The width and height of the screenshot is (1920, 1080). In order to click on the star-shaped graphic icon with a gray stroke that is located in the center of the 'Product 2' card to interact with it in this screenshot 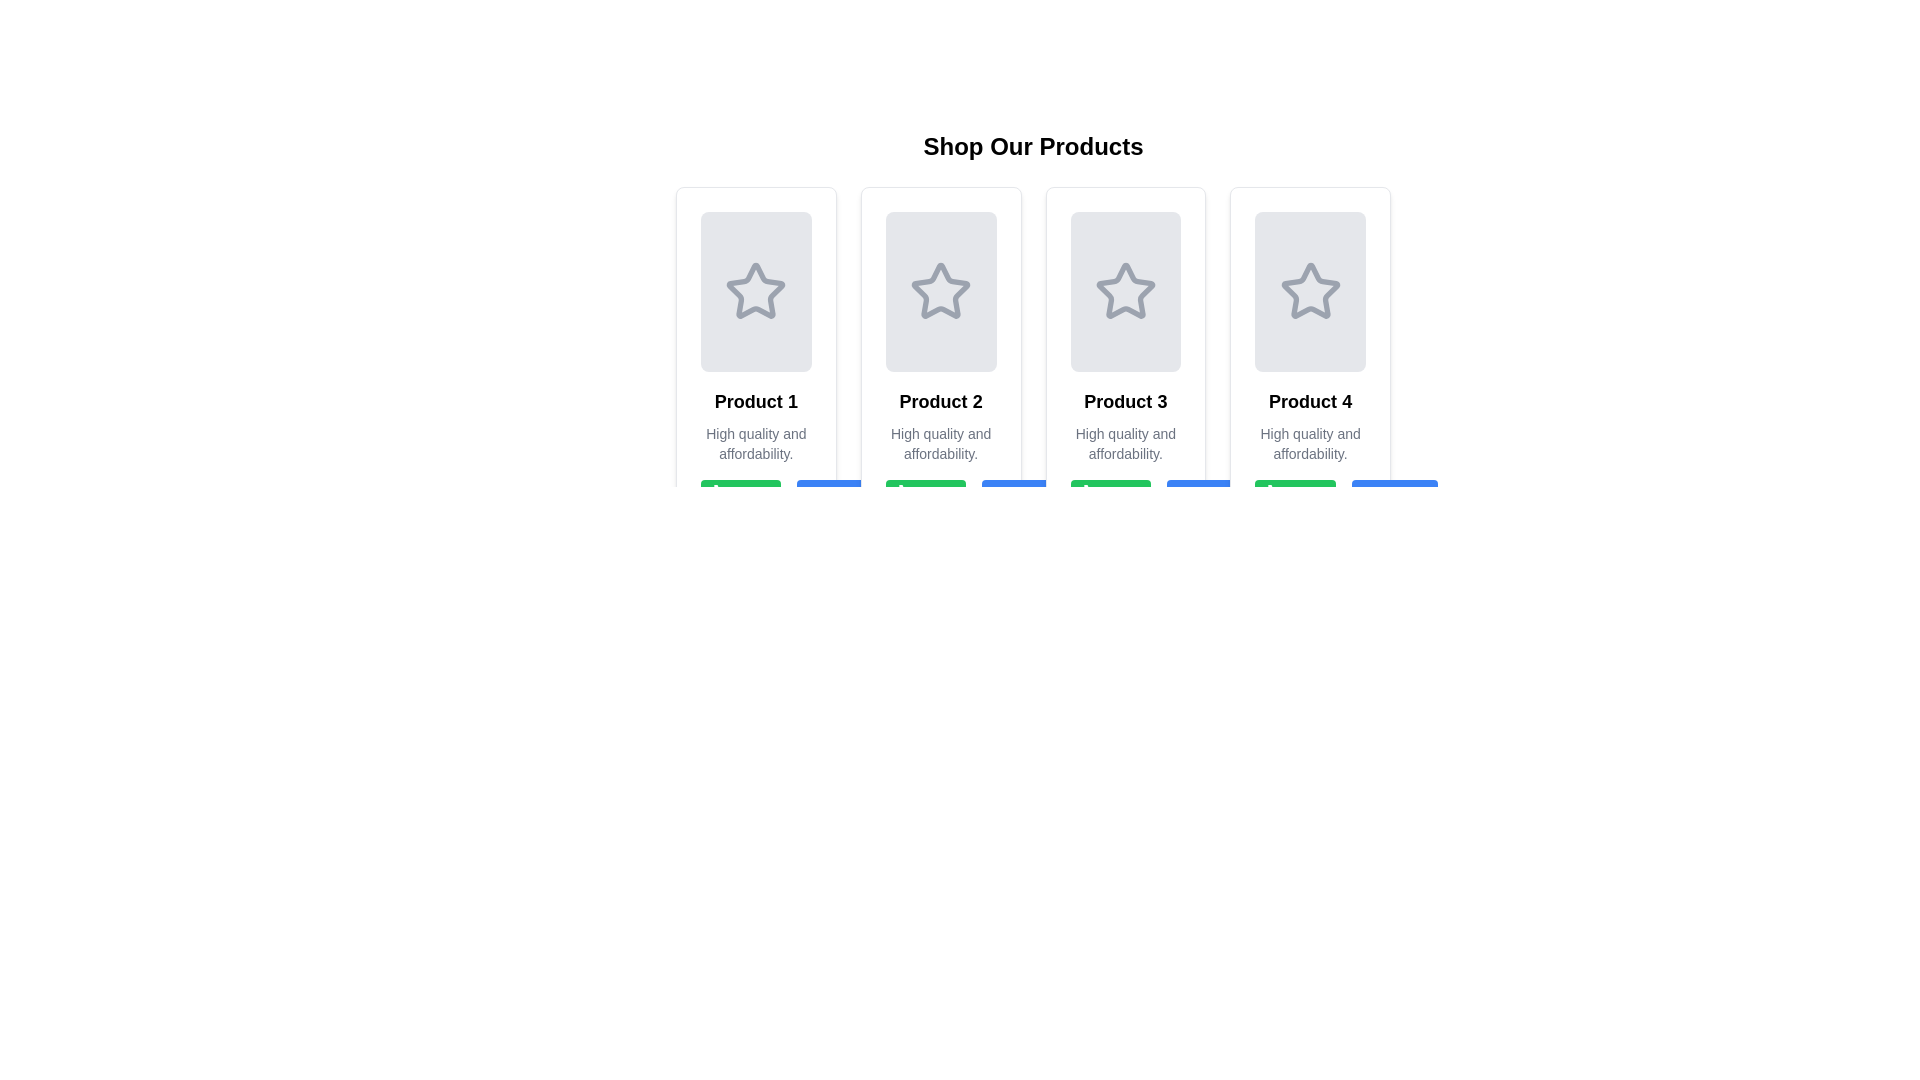, I will do `click(940, 290)`.